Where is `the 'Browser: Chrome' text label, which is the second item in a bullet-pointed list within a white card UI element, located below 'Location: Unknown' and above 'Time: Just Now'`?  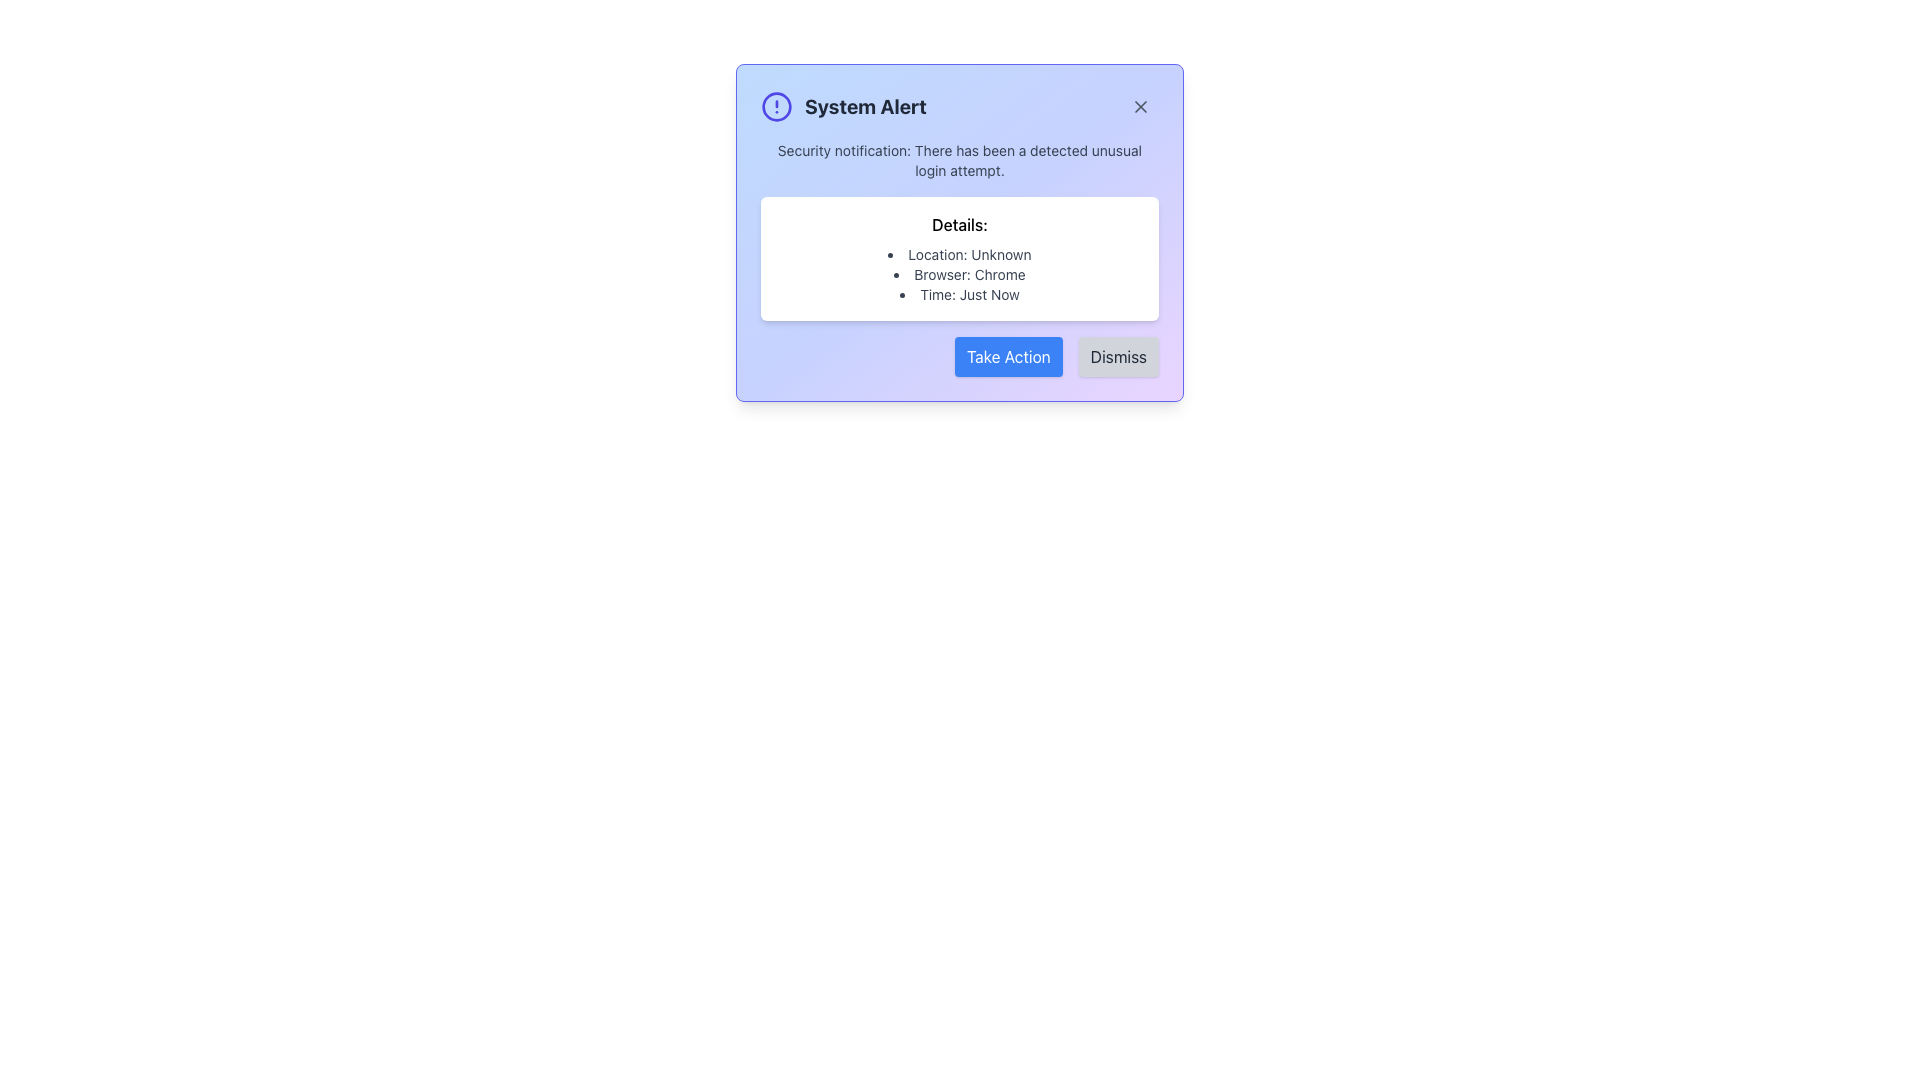
the 'Browser: Chrome' text label, which is the second item in a bullet-pointed list within a white card UI element, located below 'Location: Unknown' and above 'Time: Just Now' is located at coordinates (960, 274).